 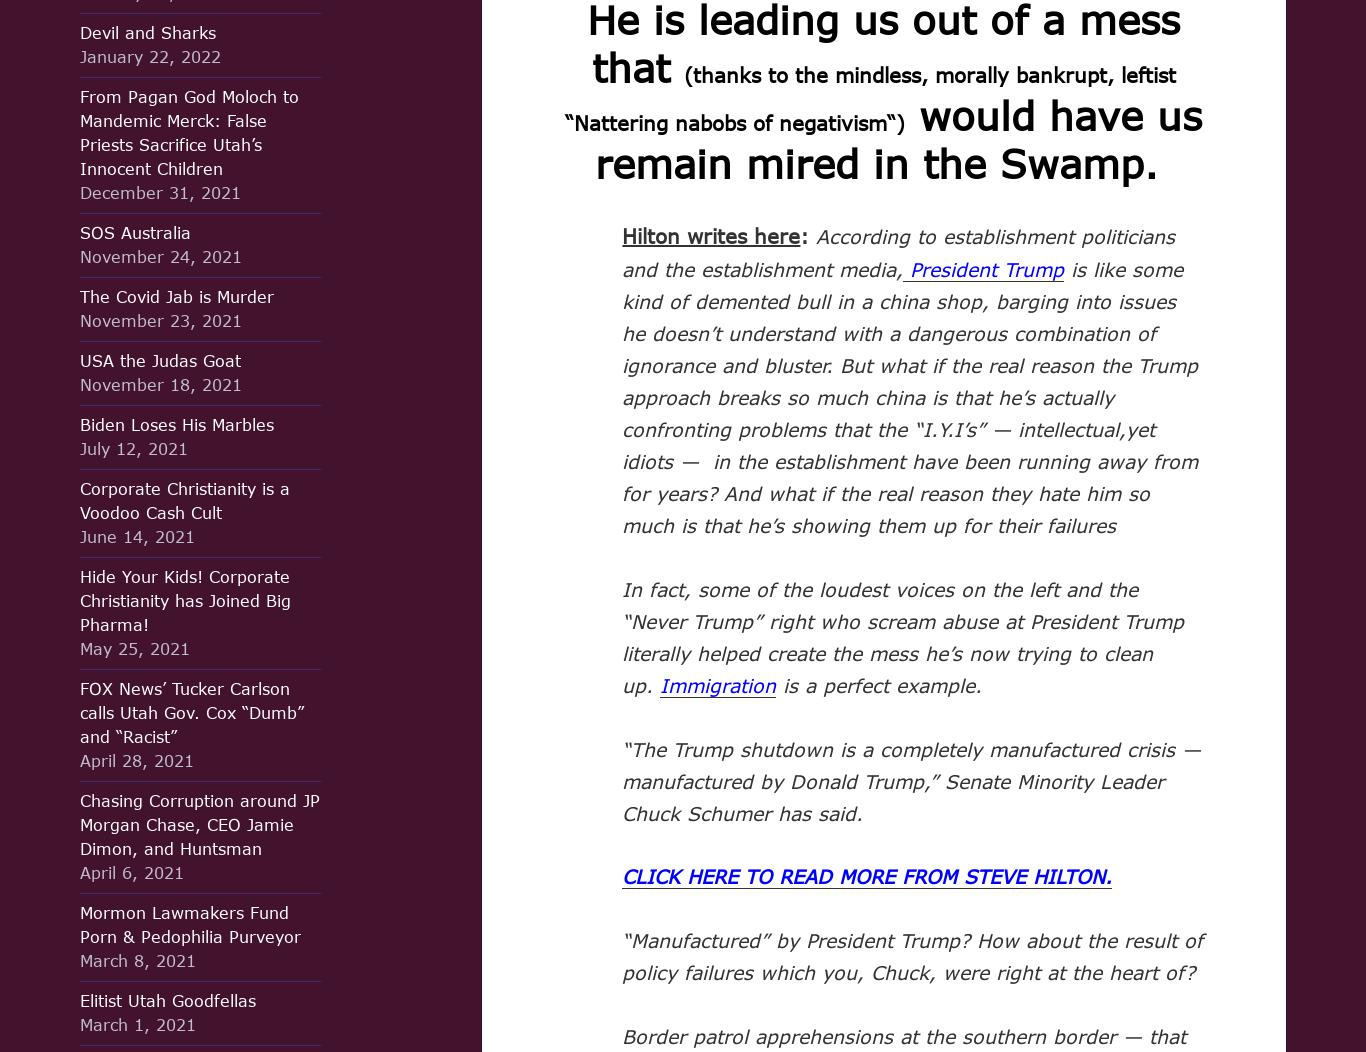 I want to click on 'April 28, 2021', so click(x=136, y=759).